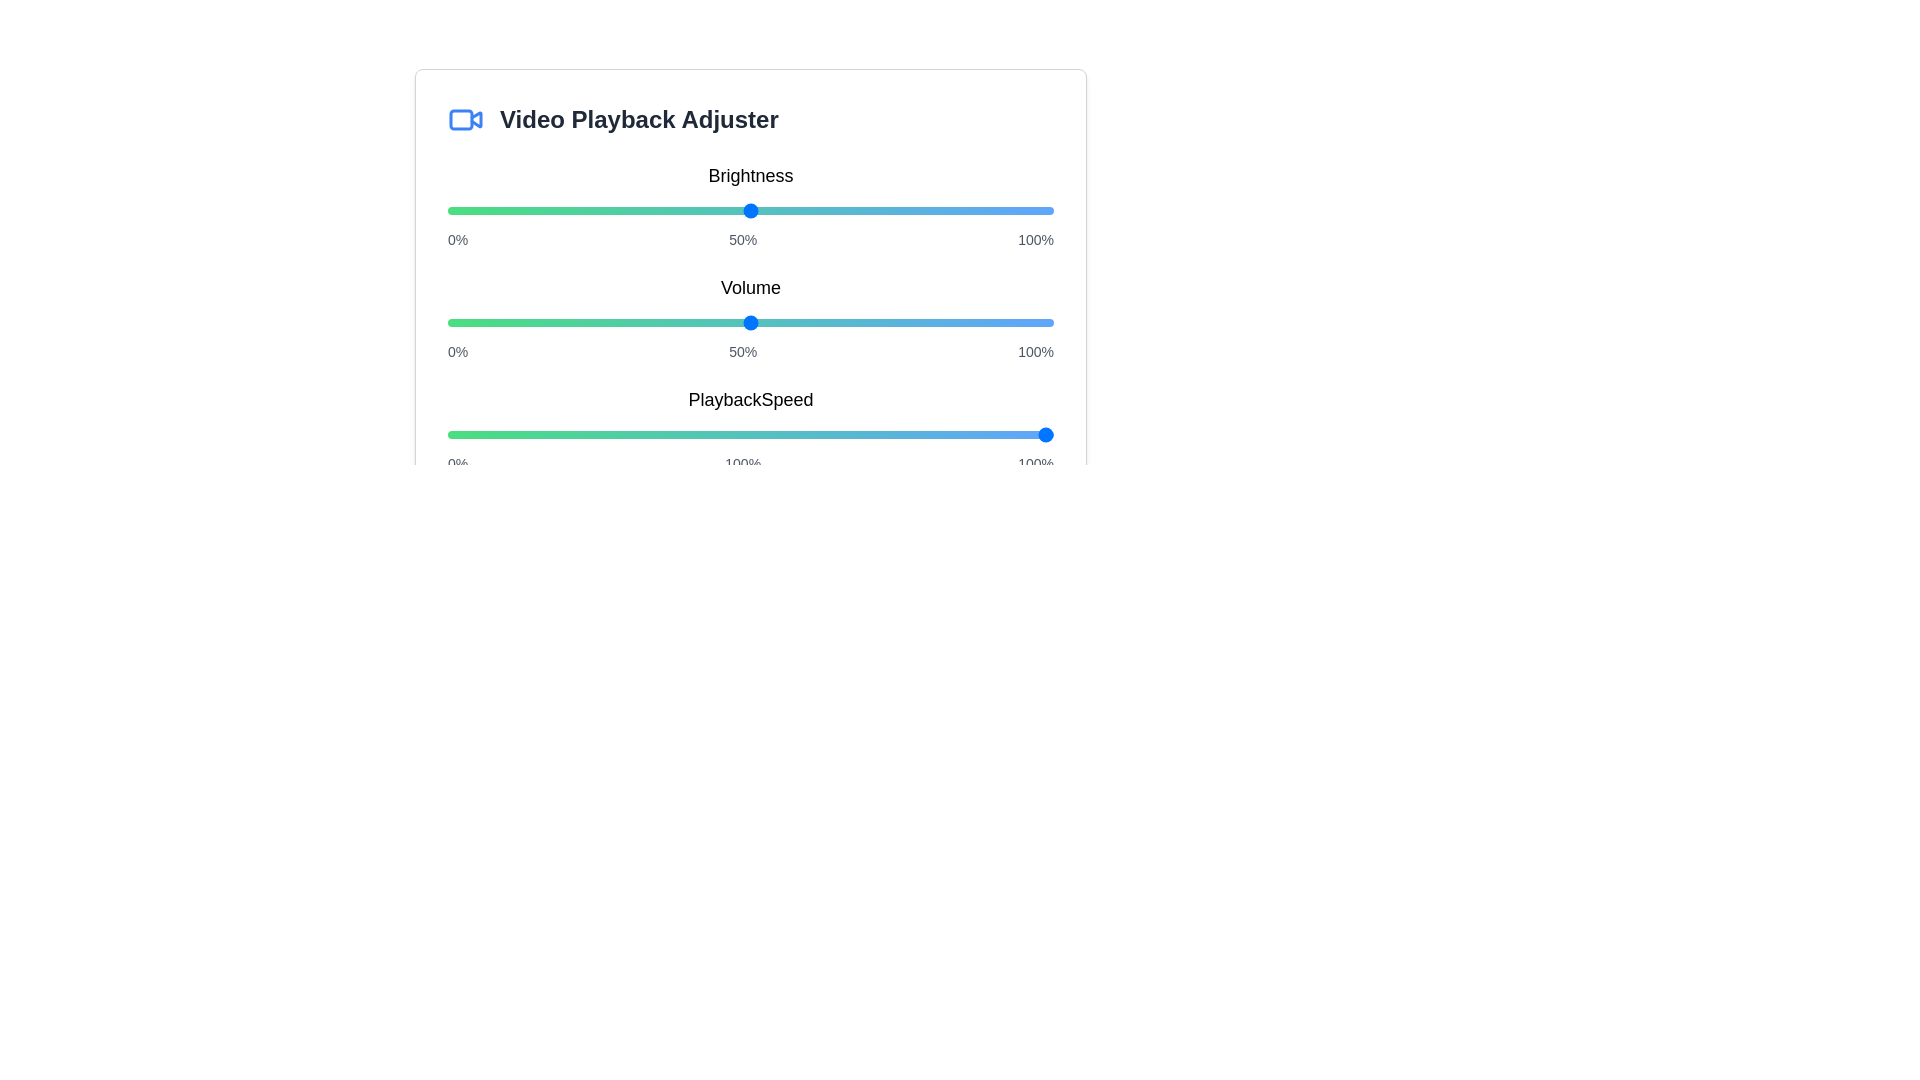 This screenshot has height=1080, width=1920. Describe the element at coordinates (471, 322) in the screenshot. I see `the volume slider to set the volume to 4%` at that location.